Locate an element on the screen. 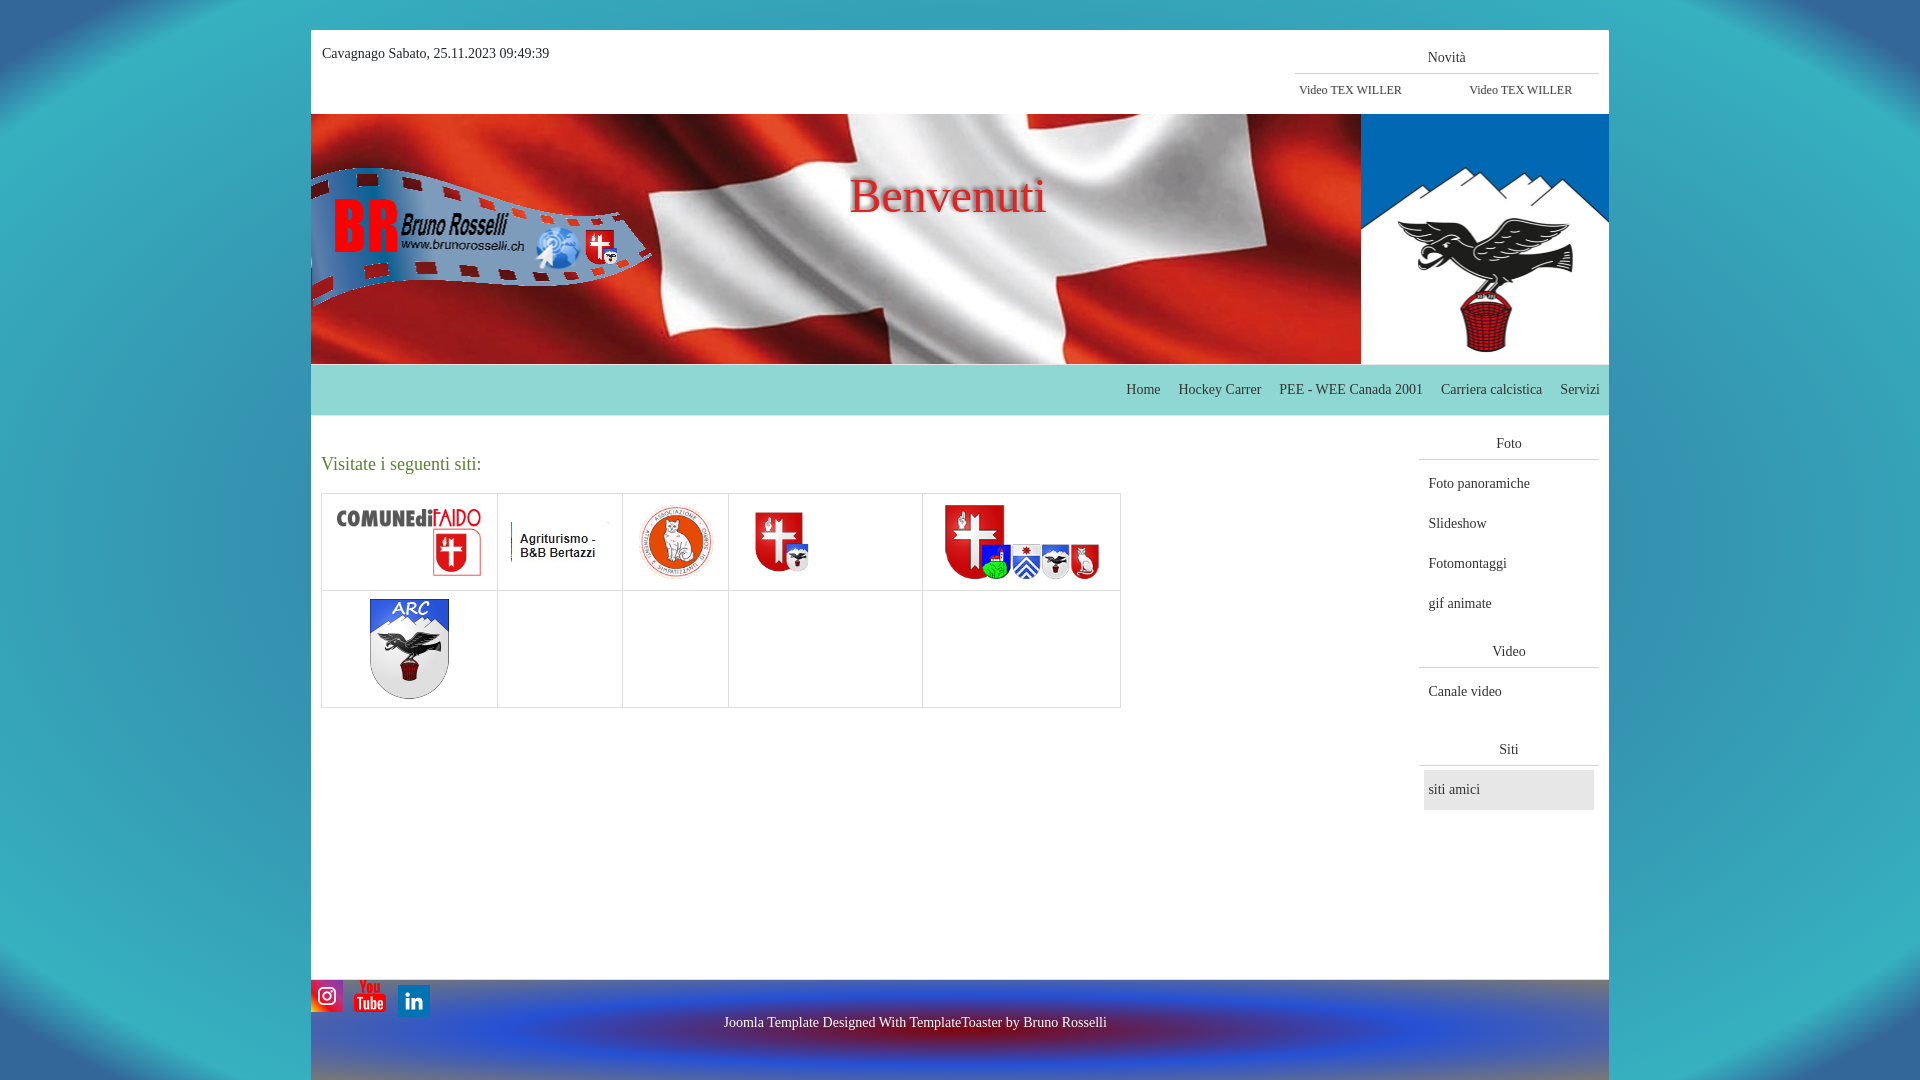 The width and height of the screenshot is (1920, 1080). 'Slideshow' is located at coordinates (1508, 523).